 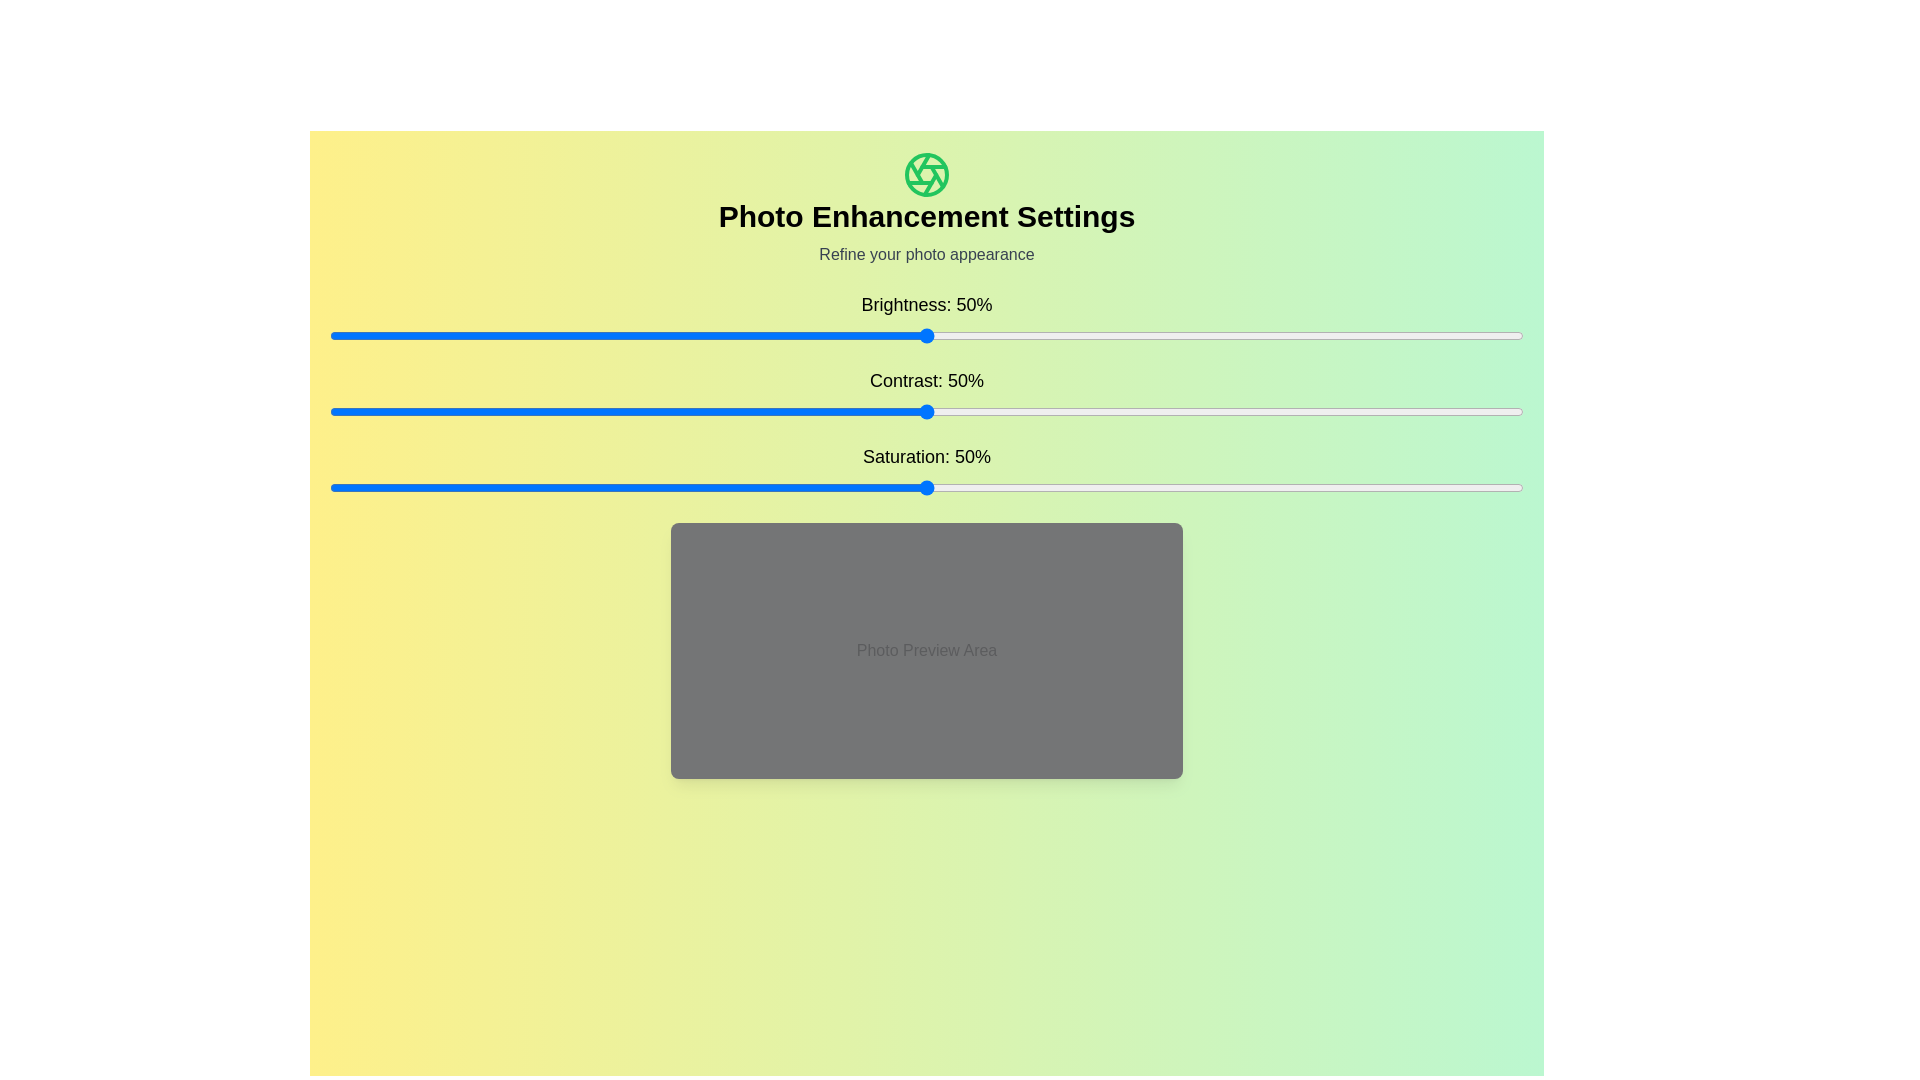 I want to click on the contrast slider to set the contrast to 4%, so click(x=377, y=411).